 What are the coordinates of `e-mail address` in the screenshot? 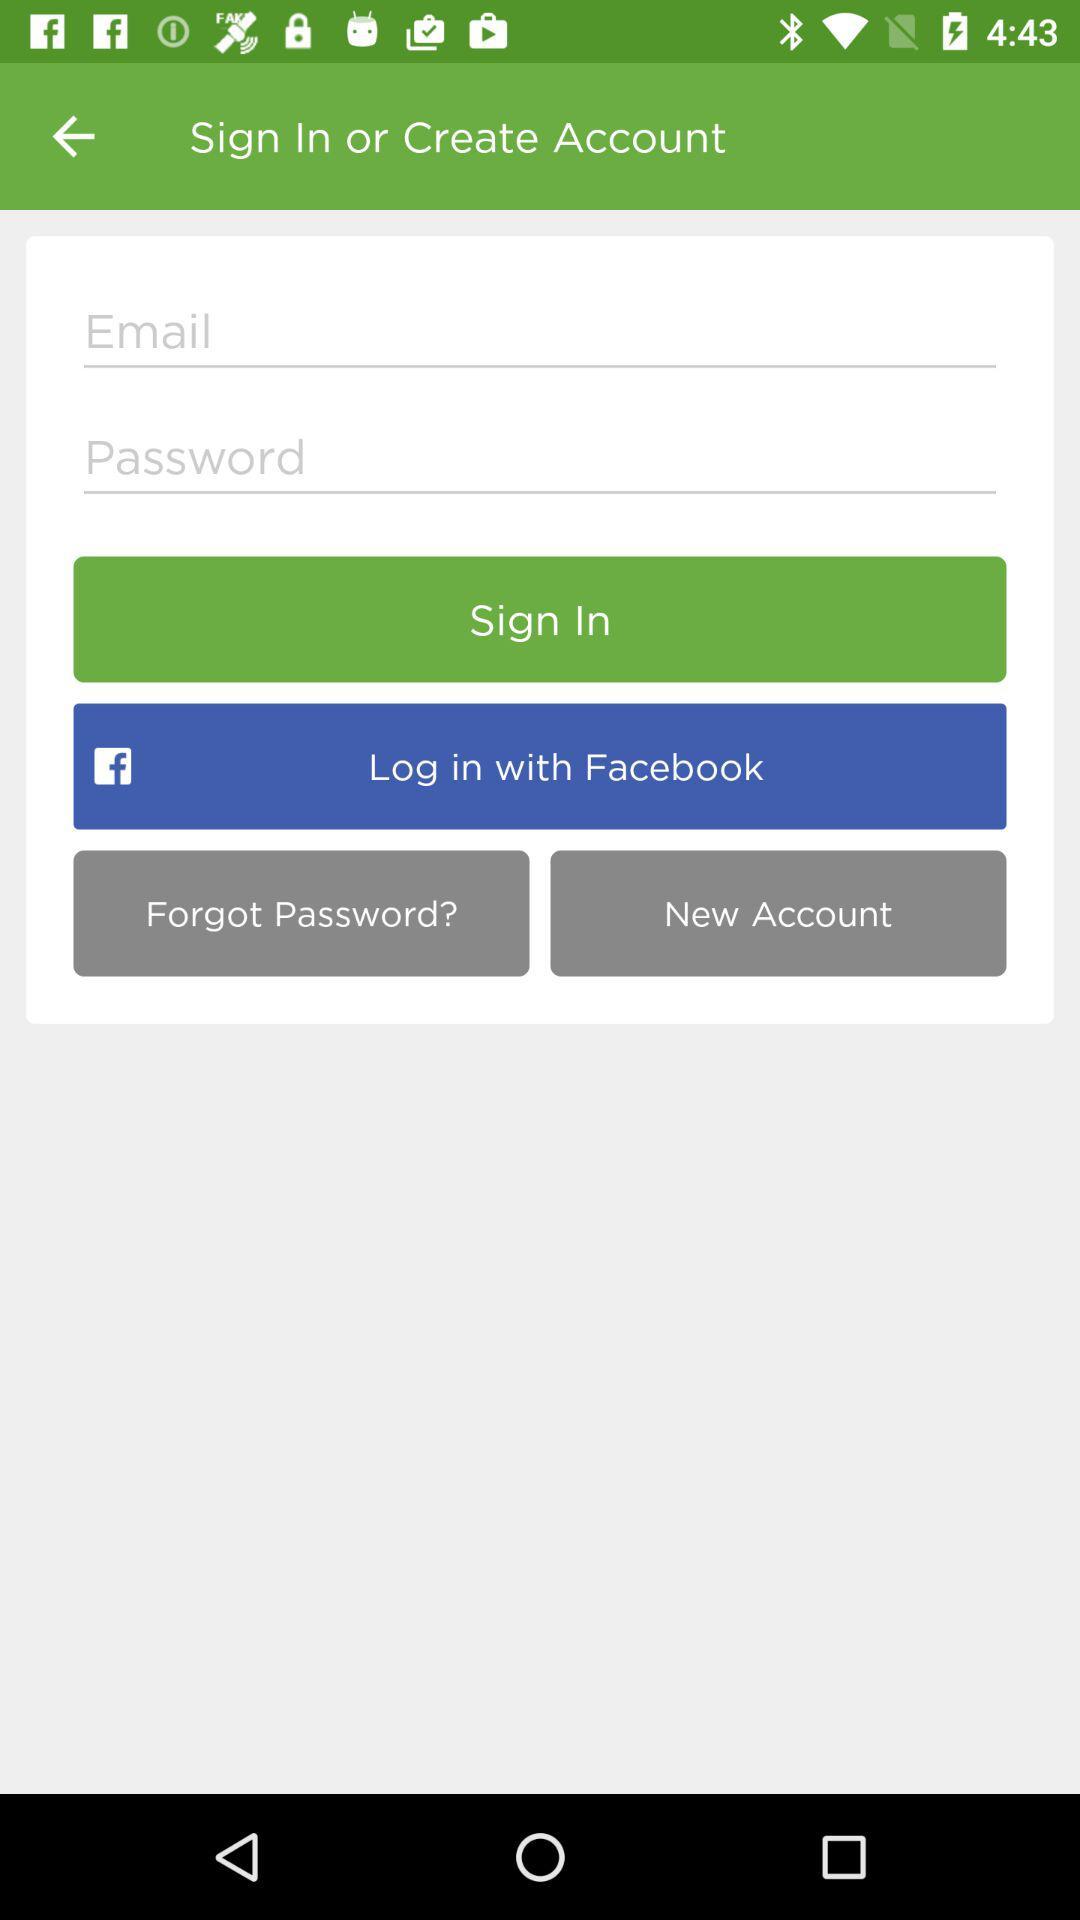 It's located at (540, 336).